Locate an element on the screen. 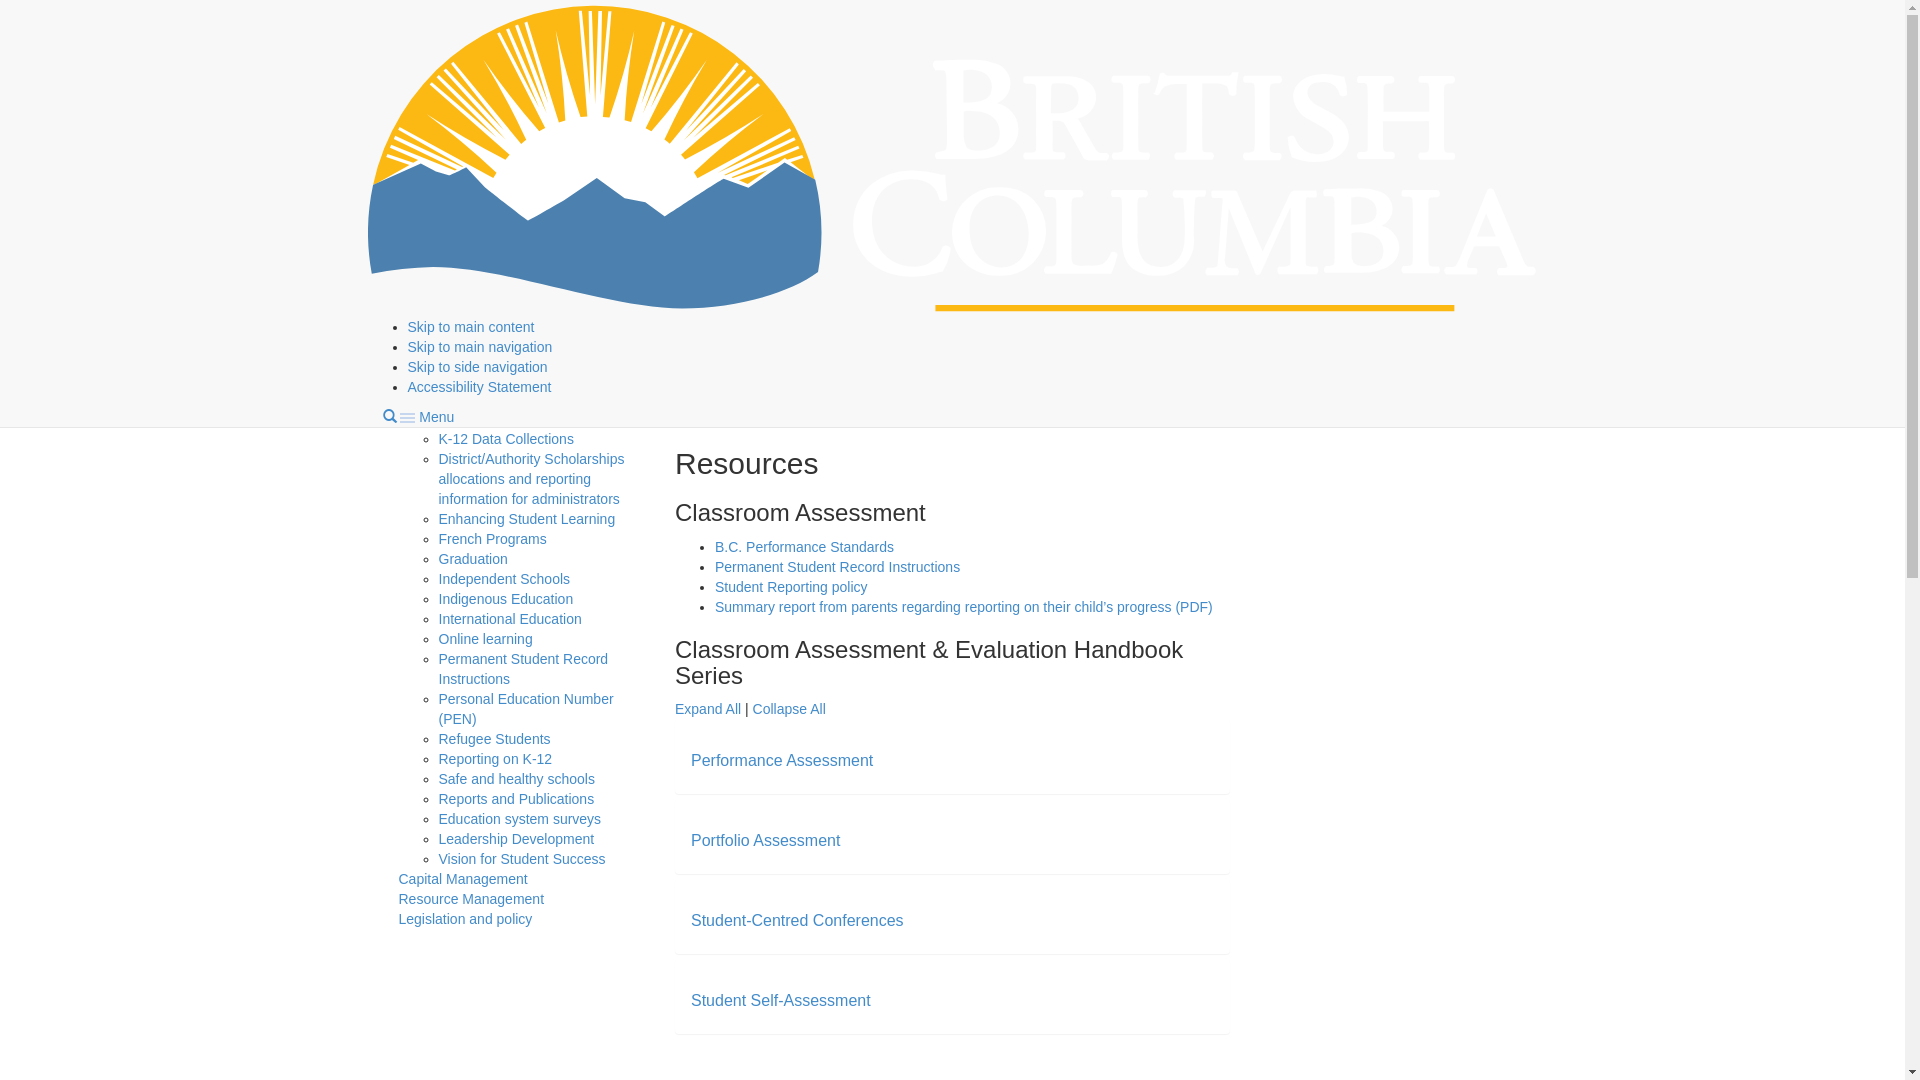 The width and height of the screenshot is (1920, 1080). 'B.C. Performance Standards' is located at coordinates (715, 547).